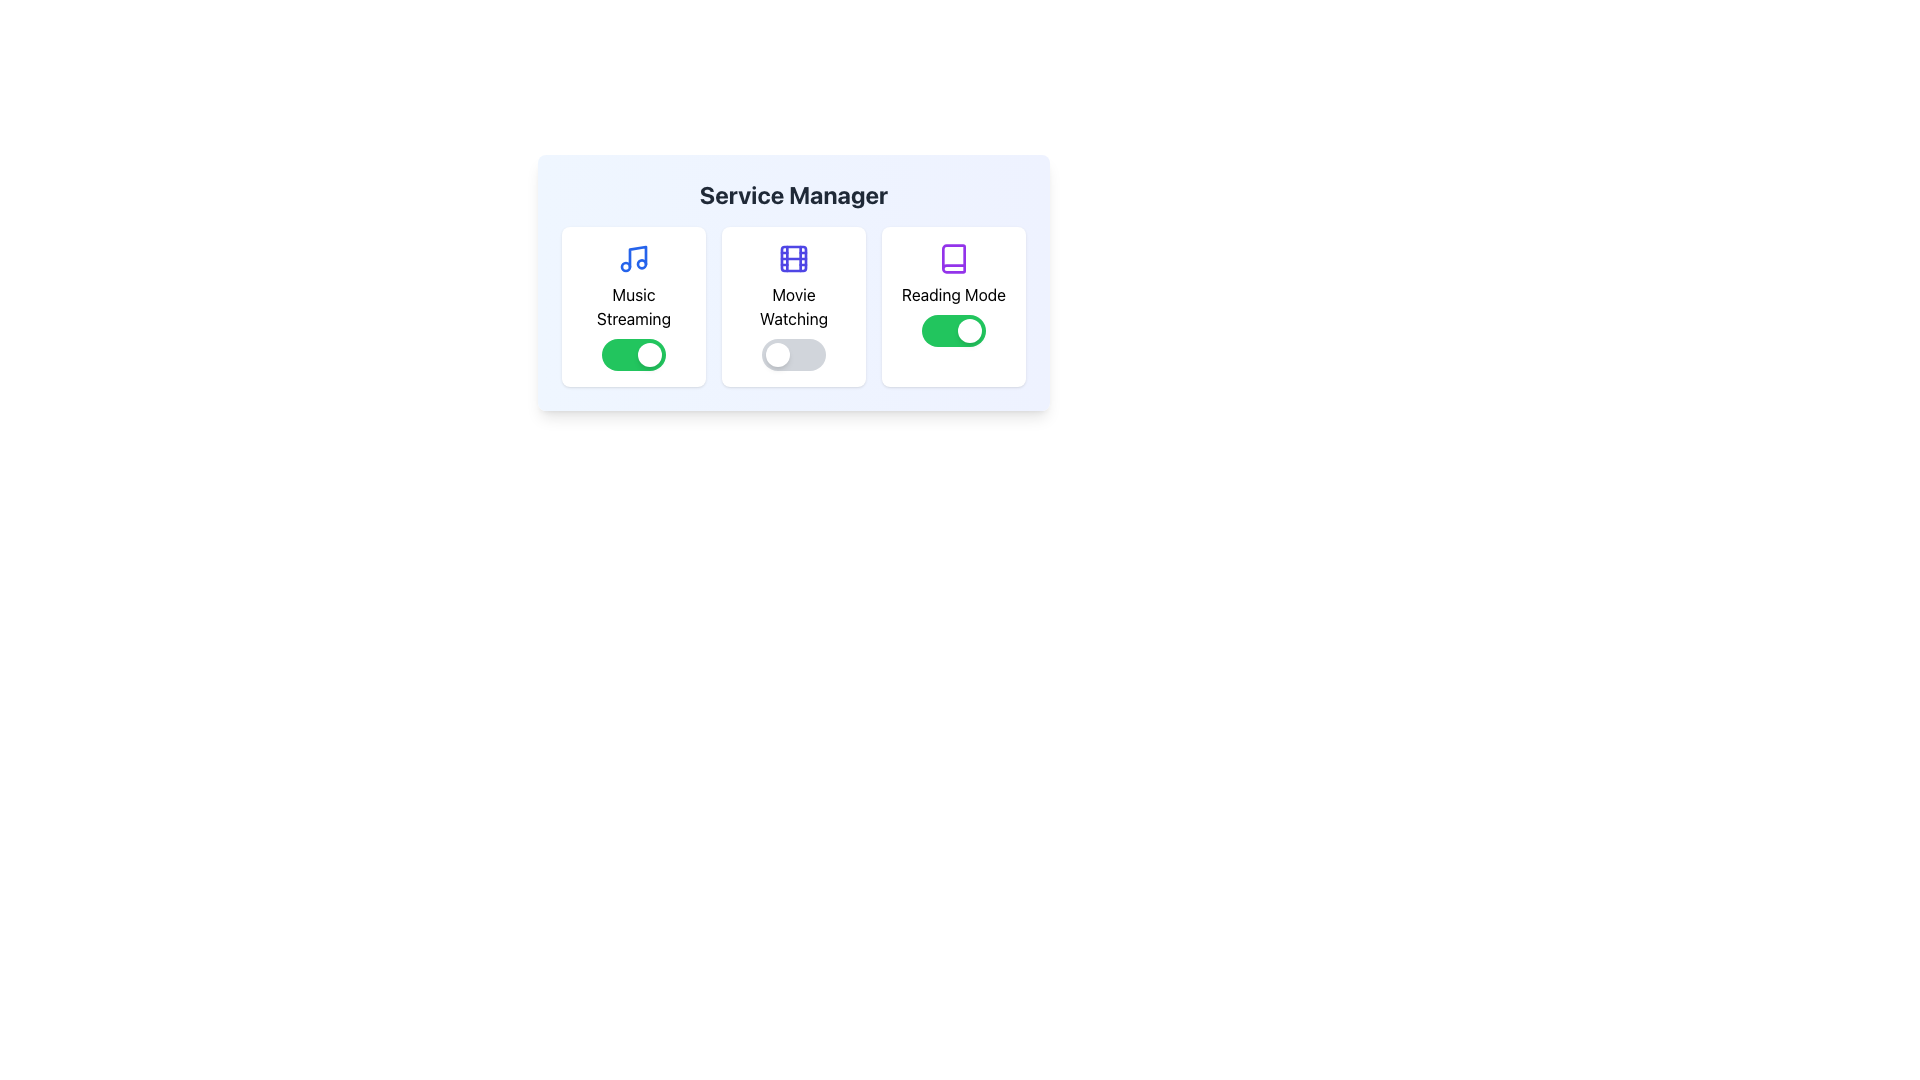 The height and width of the screenshot is (1080, 1920). I want to click on the circular Toggle Button Knob, which is white and positioned inside a green toggle switch, so click(969, 330).